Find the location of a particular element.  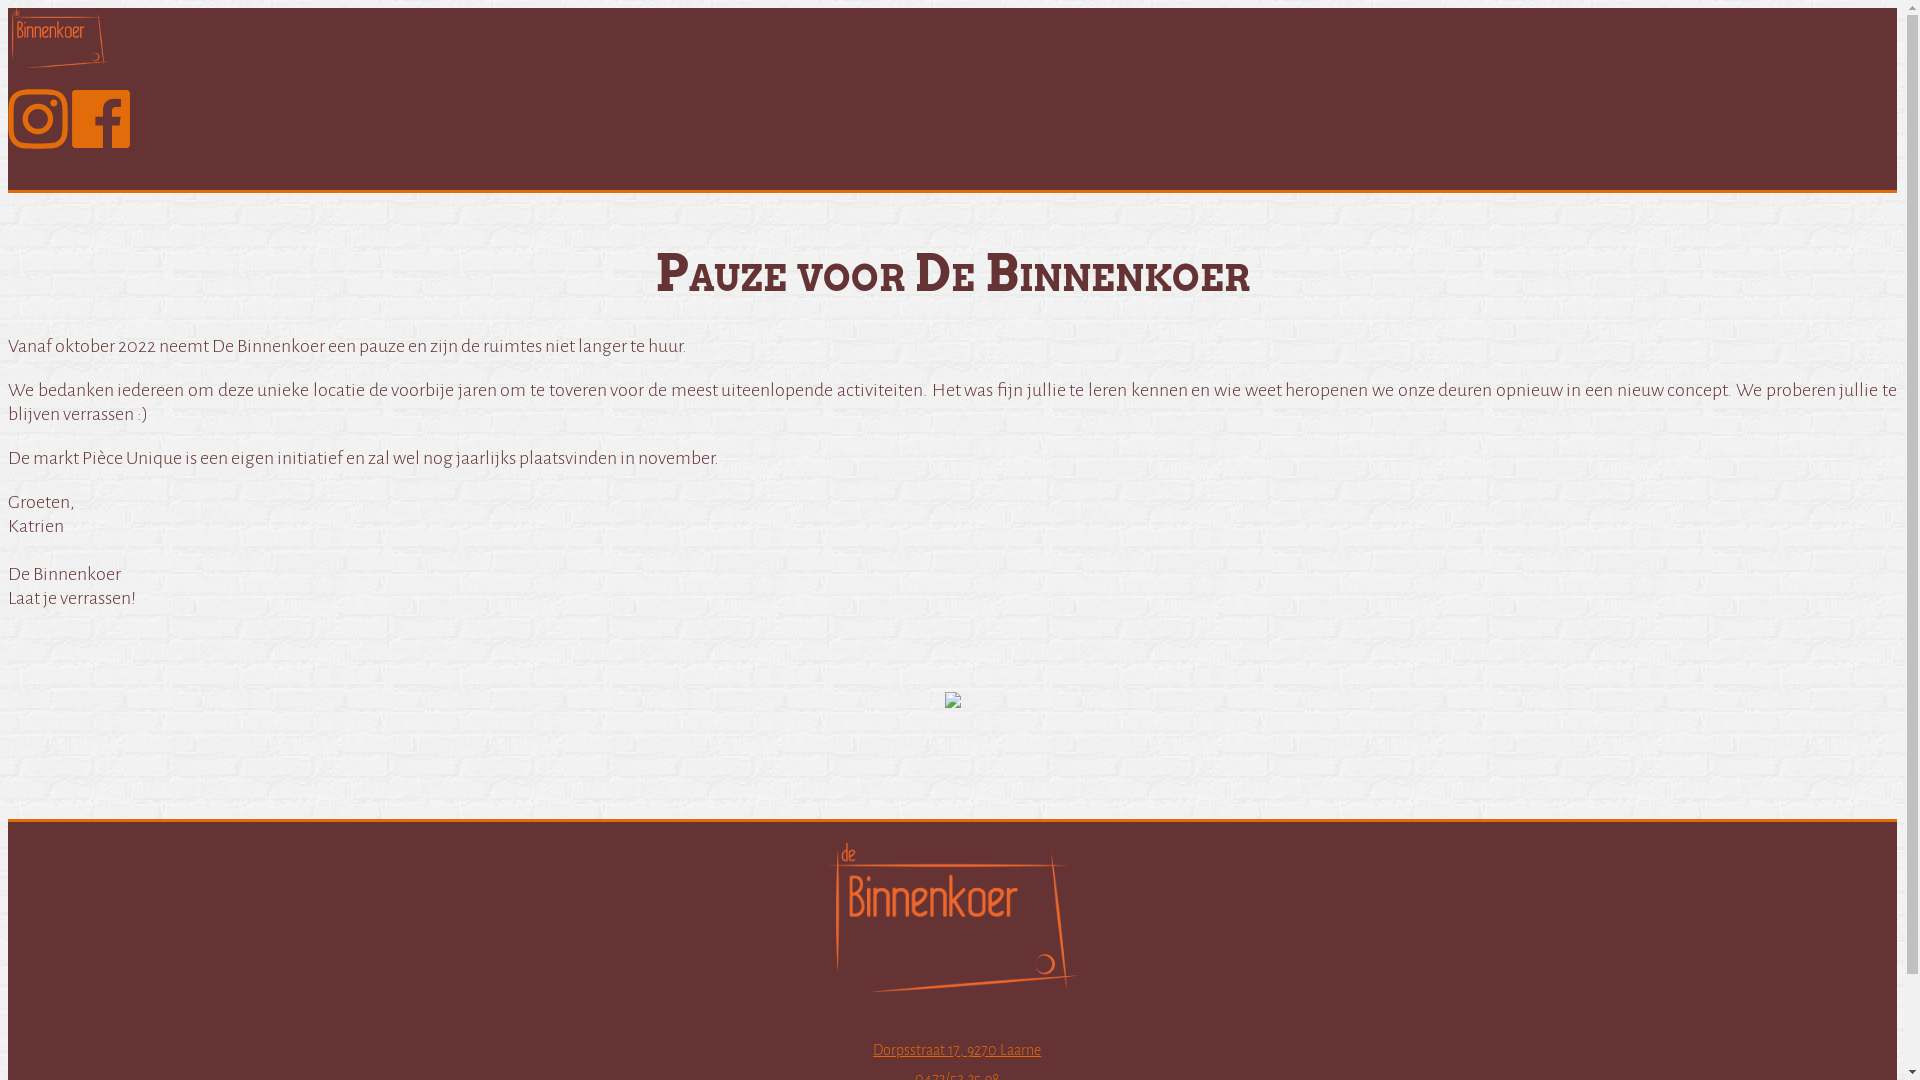

'Dorpsstraat 17, 9270 Laarne' is located at coordinates (955, 1048).